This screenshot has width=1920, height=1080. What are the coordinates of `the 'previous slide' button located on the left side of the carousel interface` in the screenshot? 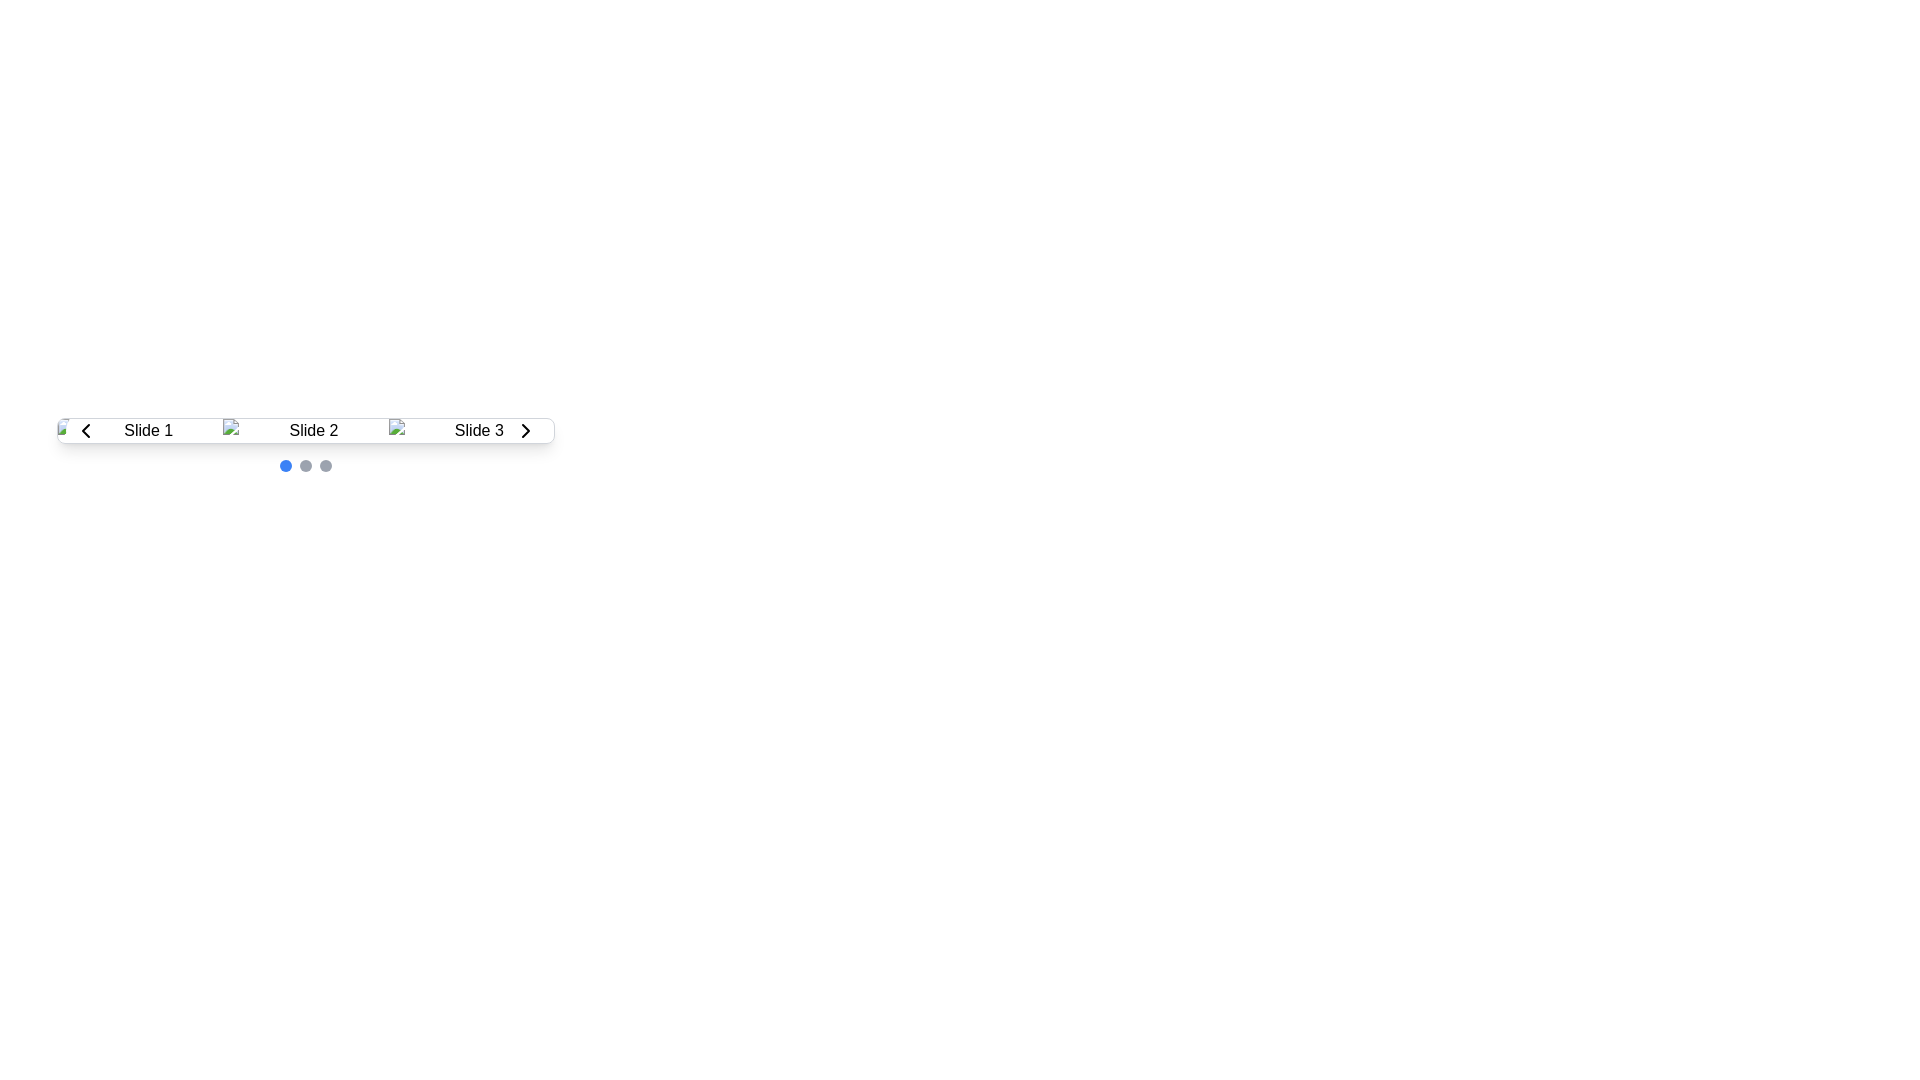 It's located at (85, 430).